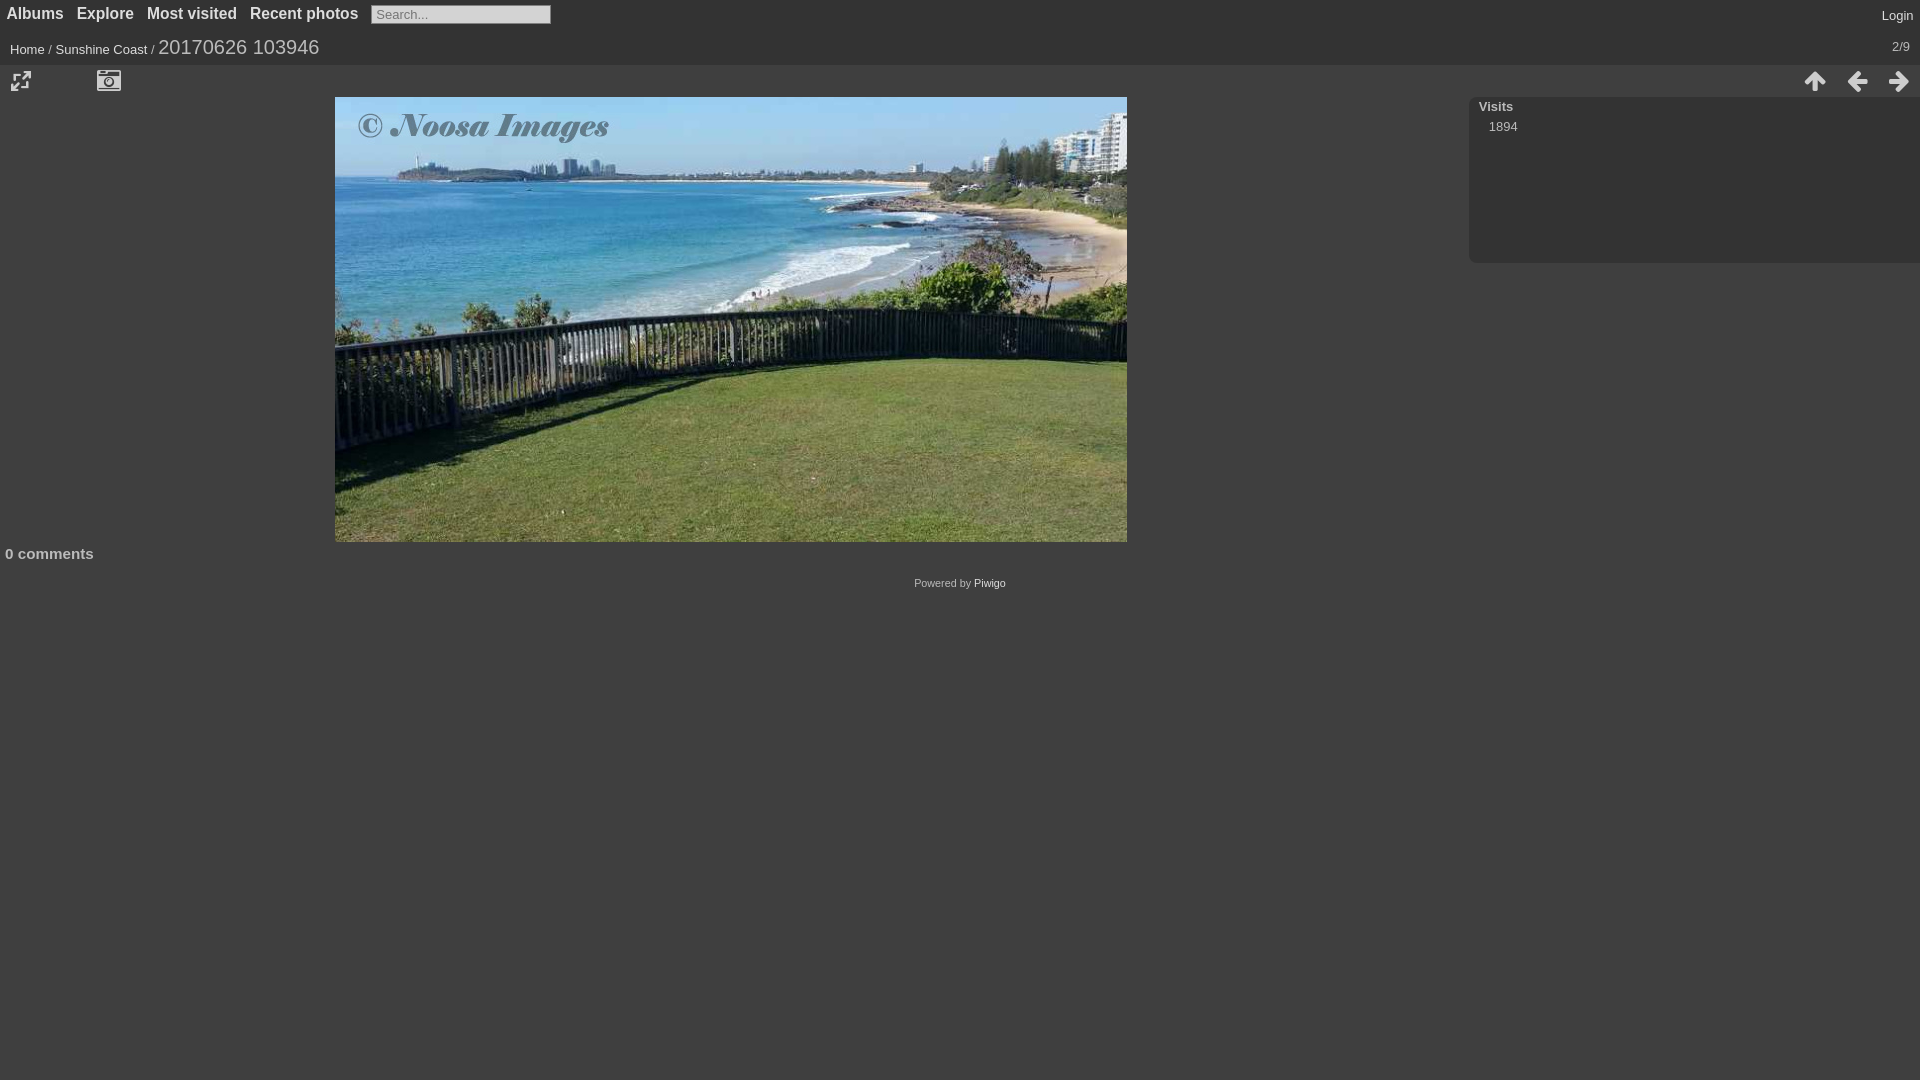  Describe the element at coordinates (1896, 15) in the screenshot. I see `'Login'` at that location.